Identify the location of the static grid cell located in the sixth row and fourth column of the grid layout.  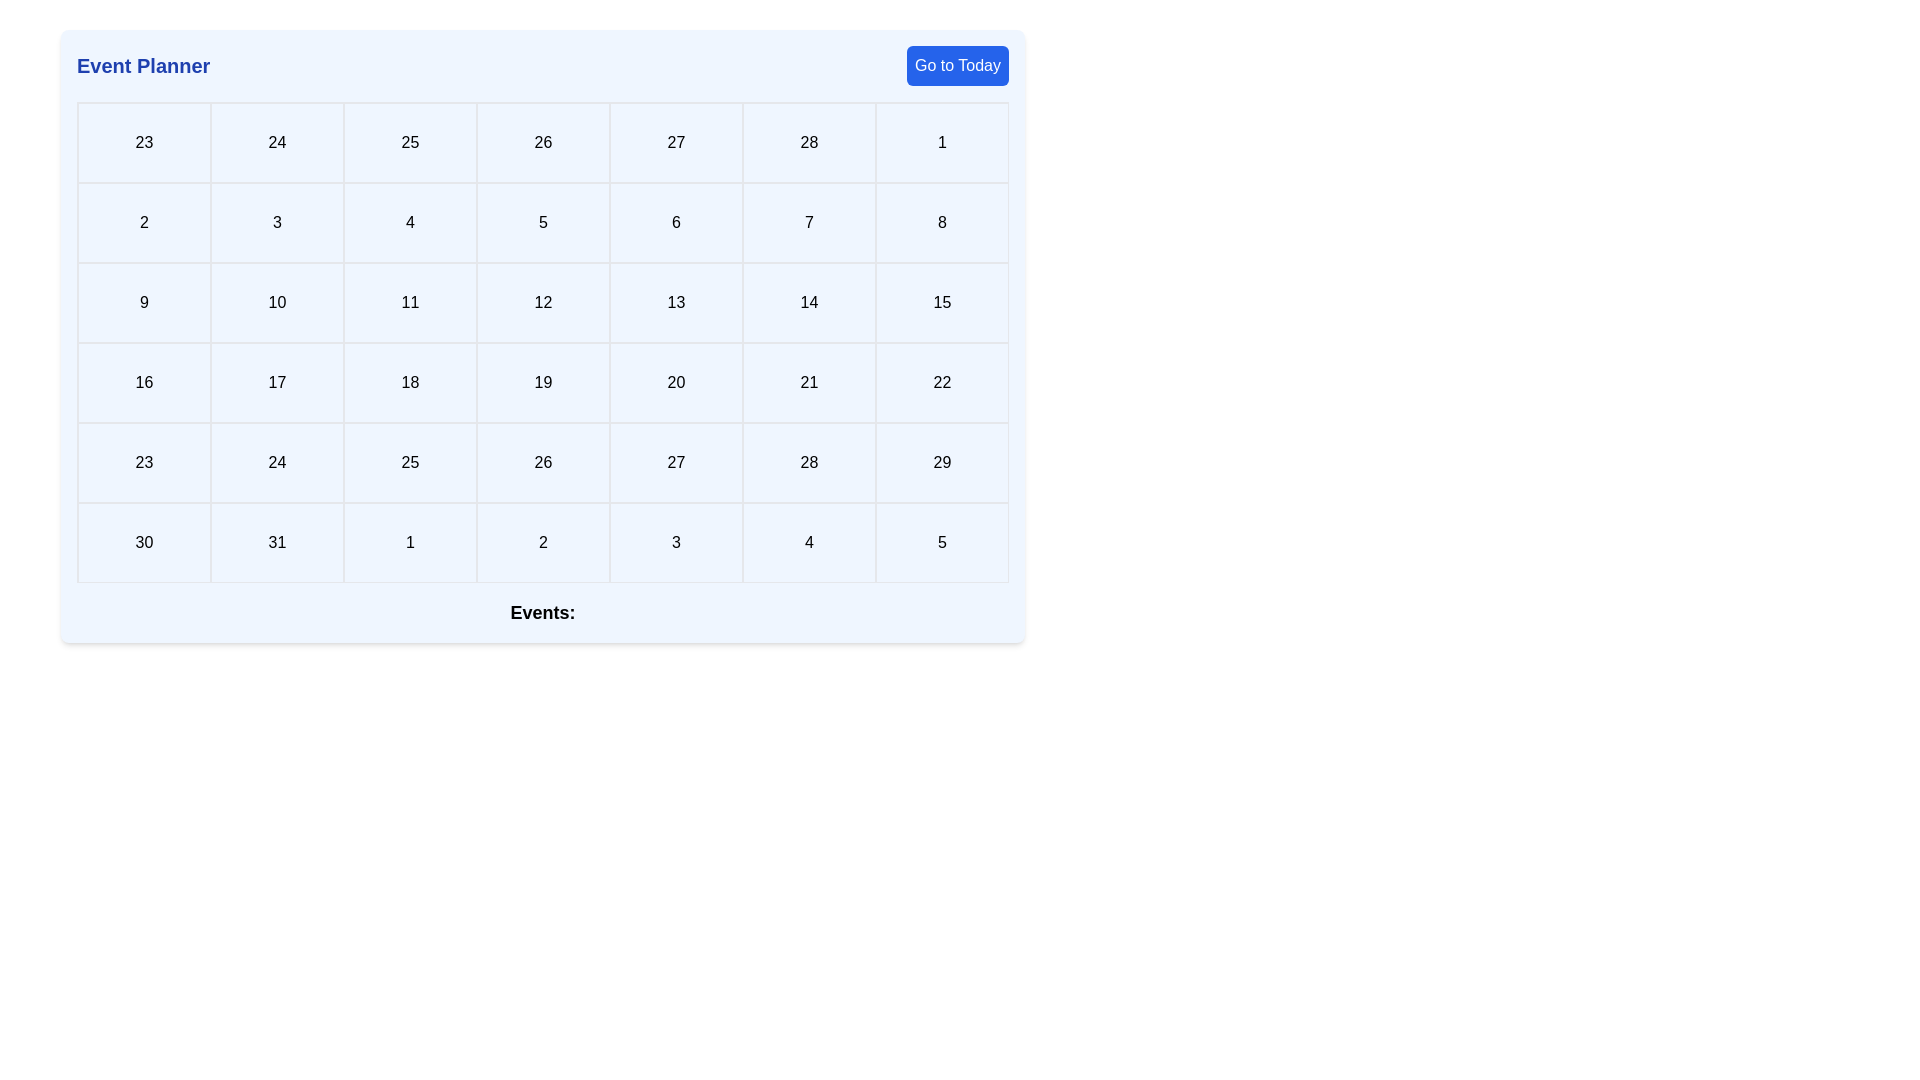
(809, 543).